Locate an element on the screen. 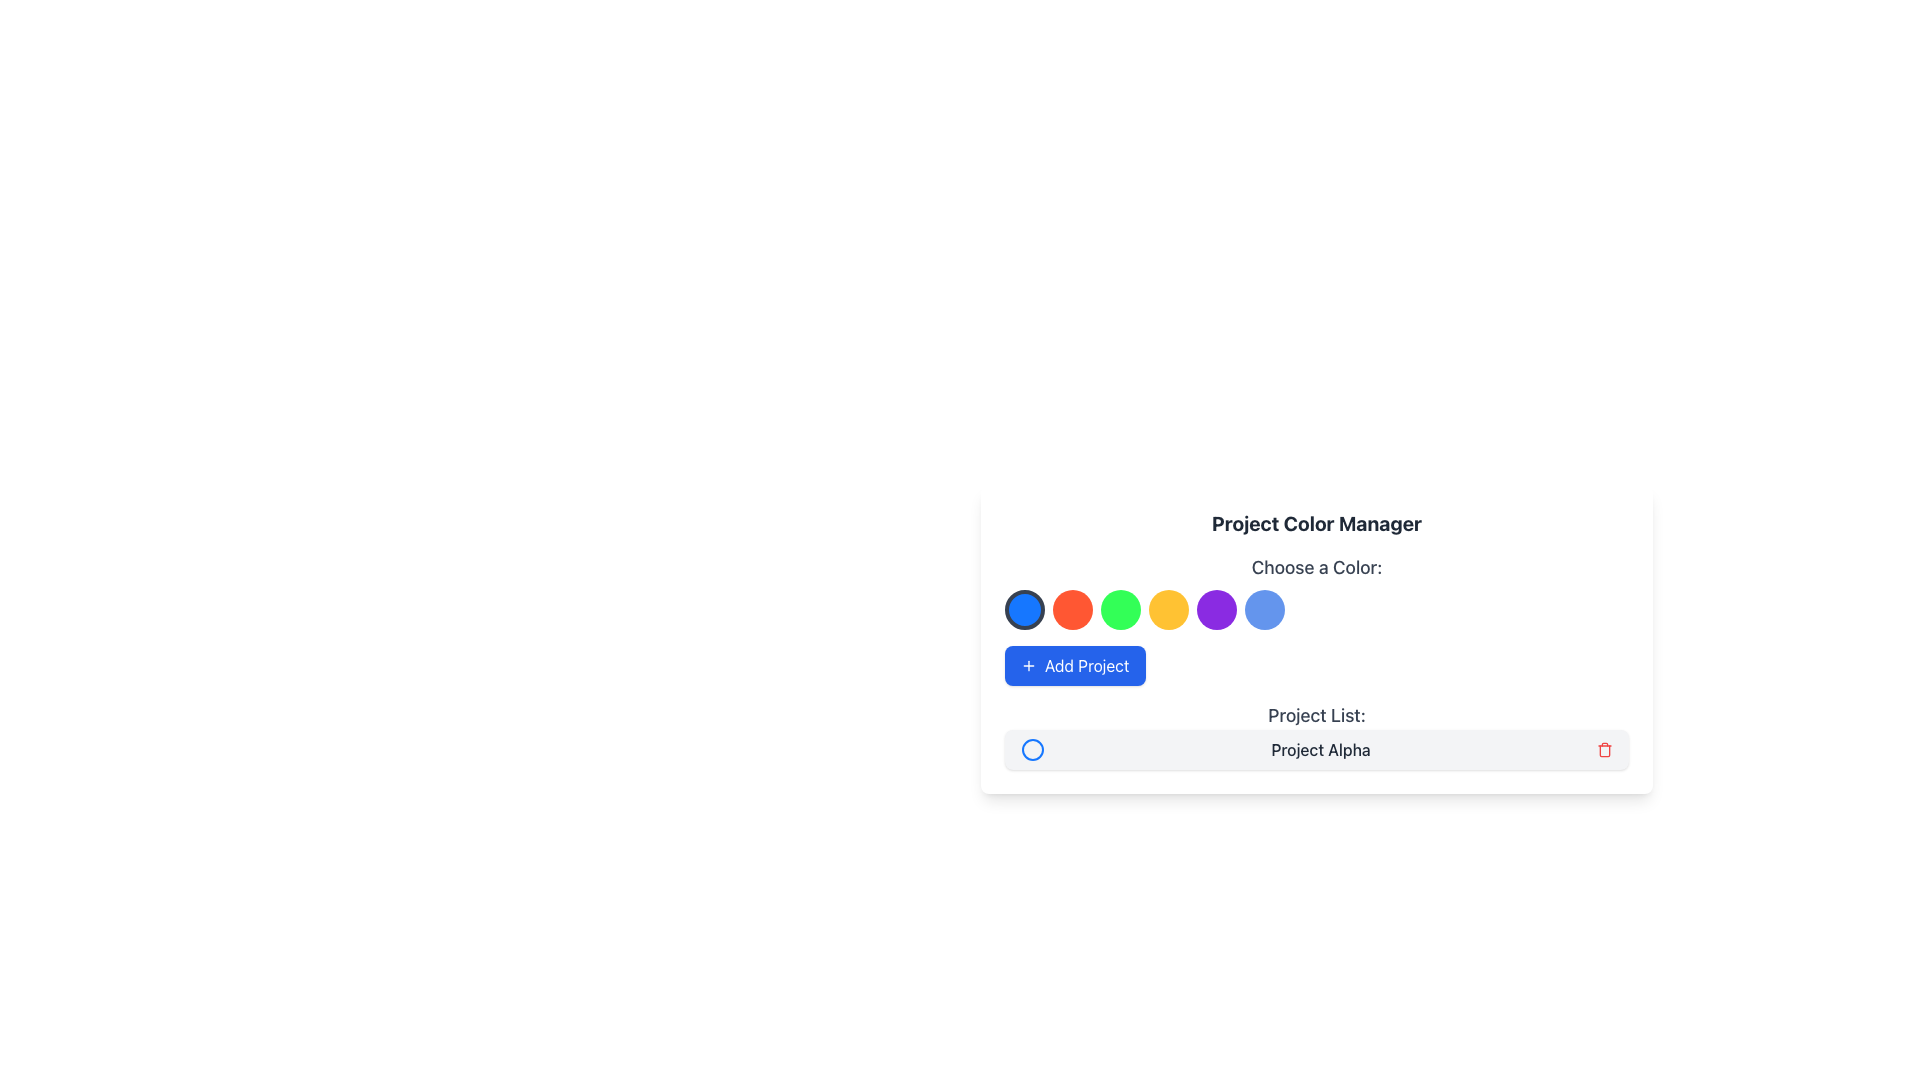  the first circular button with a vibrant blue fill and dark gray border in the 'Choose a Color' section is located at coordinates (1025, 608).